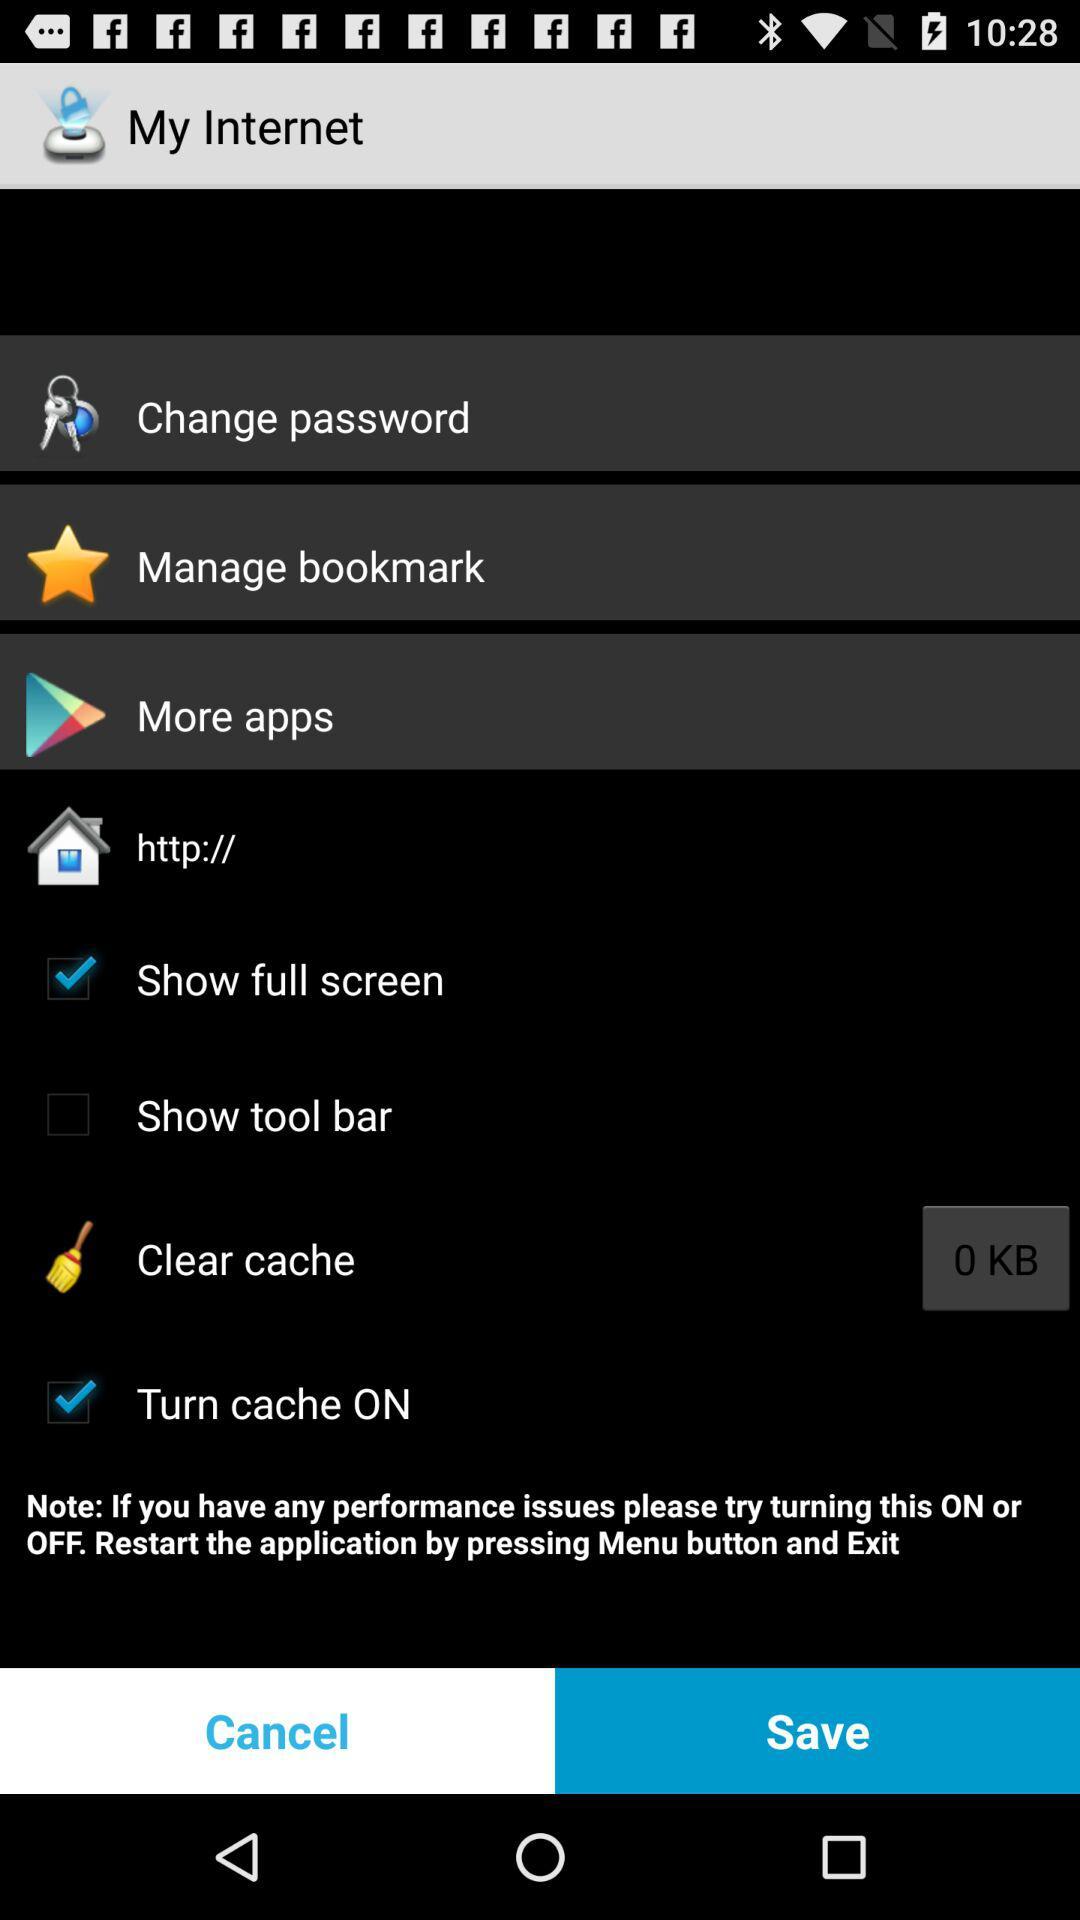  What do you see at coordinates (67, 978) in the screenshot?
I see `full screen` at bounding box center [67, 978].